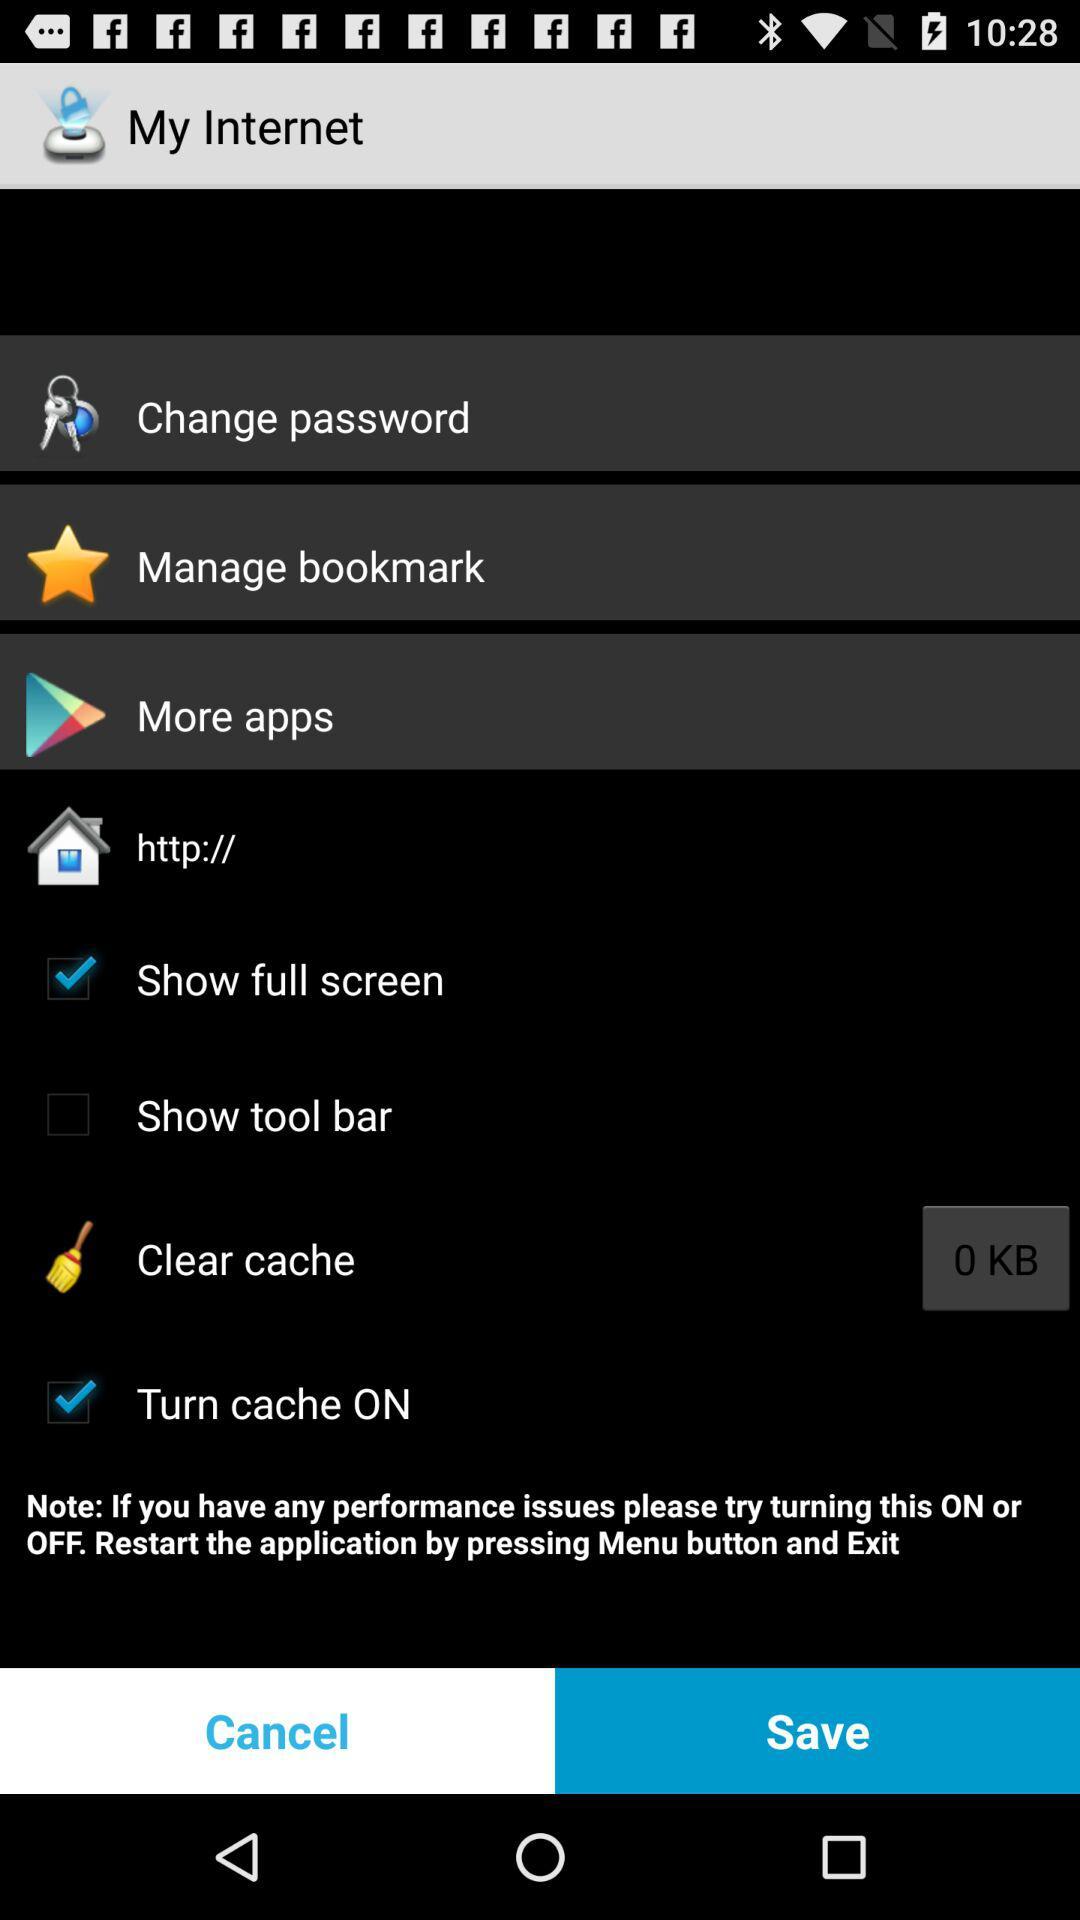  What do you see at coordinates (67, 978) in the screenshot?
I see `full screen` at bounding box center [67, 978].